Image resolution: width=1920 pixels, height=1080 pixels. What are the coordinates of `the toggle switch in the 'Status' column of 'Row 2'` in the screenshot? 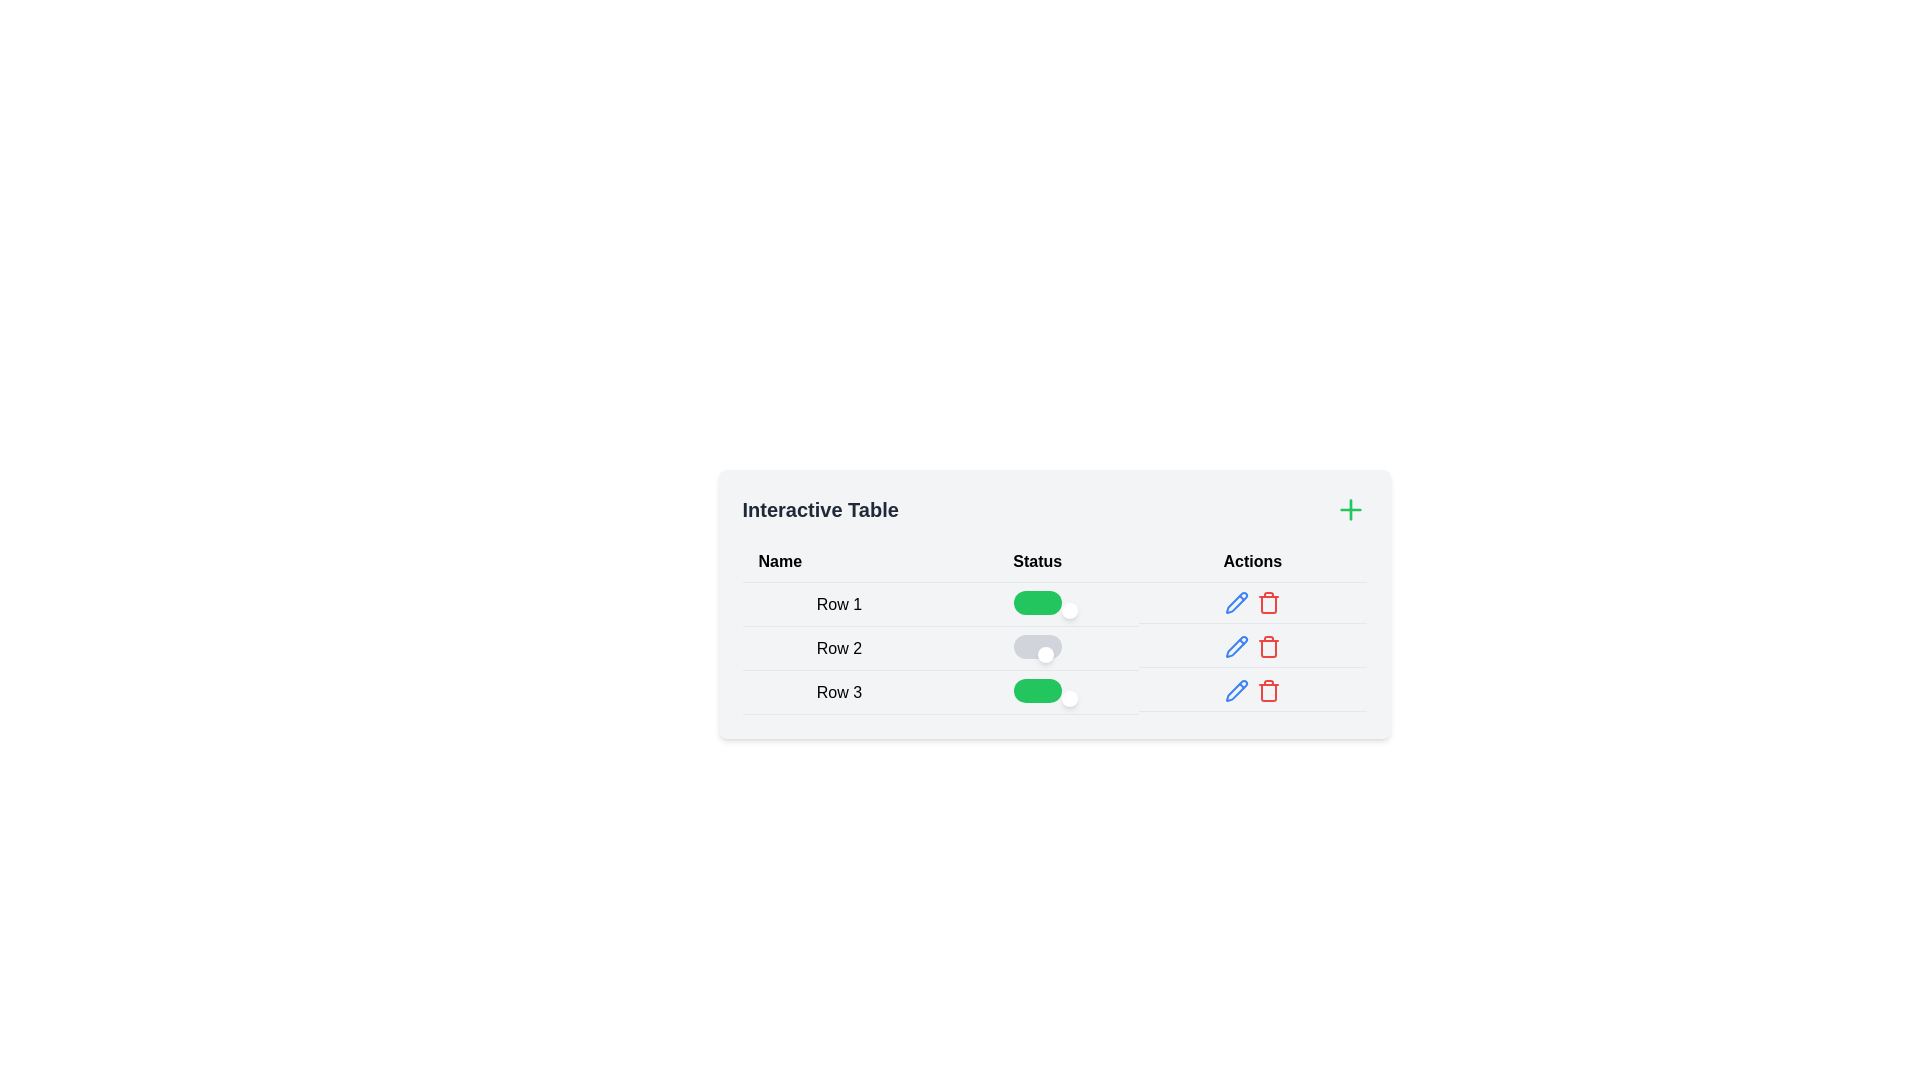 It's located at (1037, 648).